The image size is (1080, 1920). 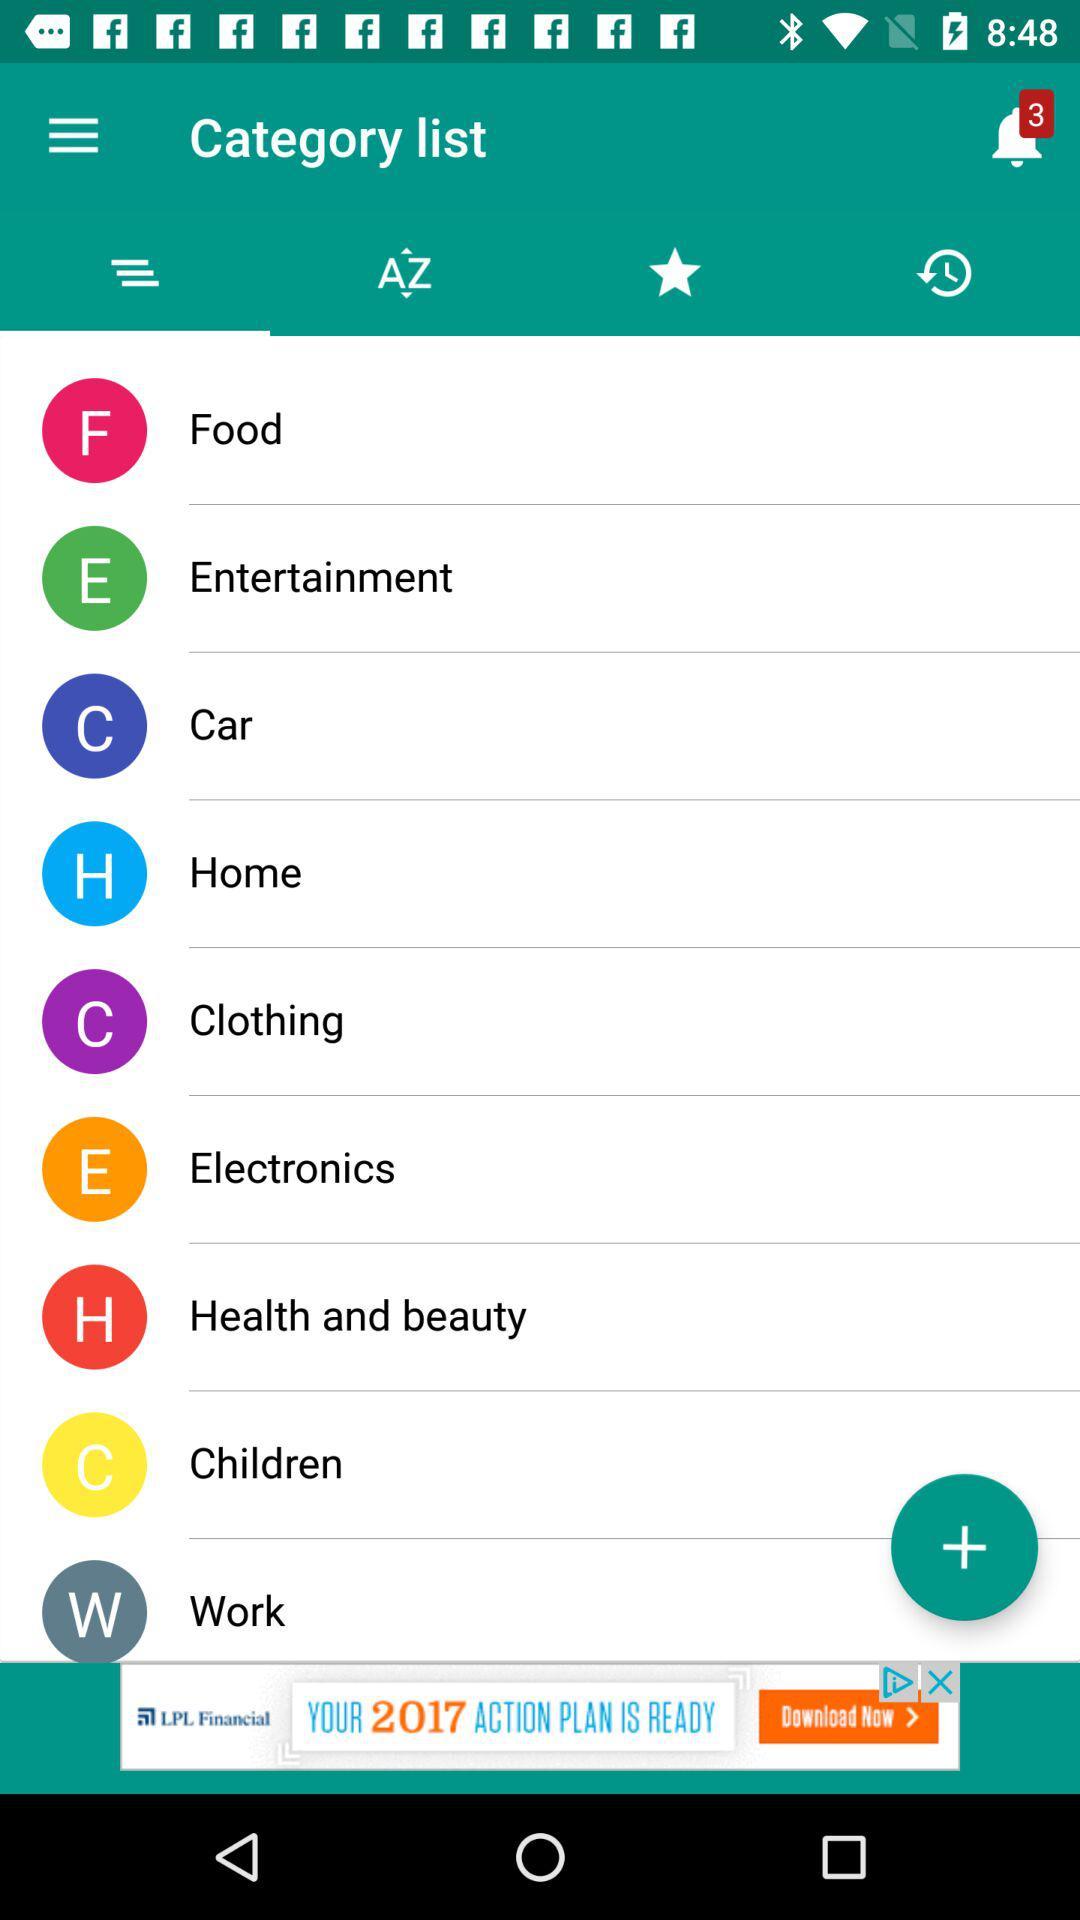 I want to click on open advertisement, so click(x=540, y=1727).